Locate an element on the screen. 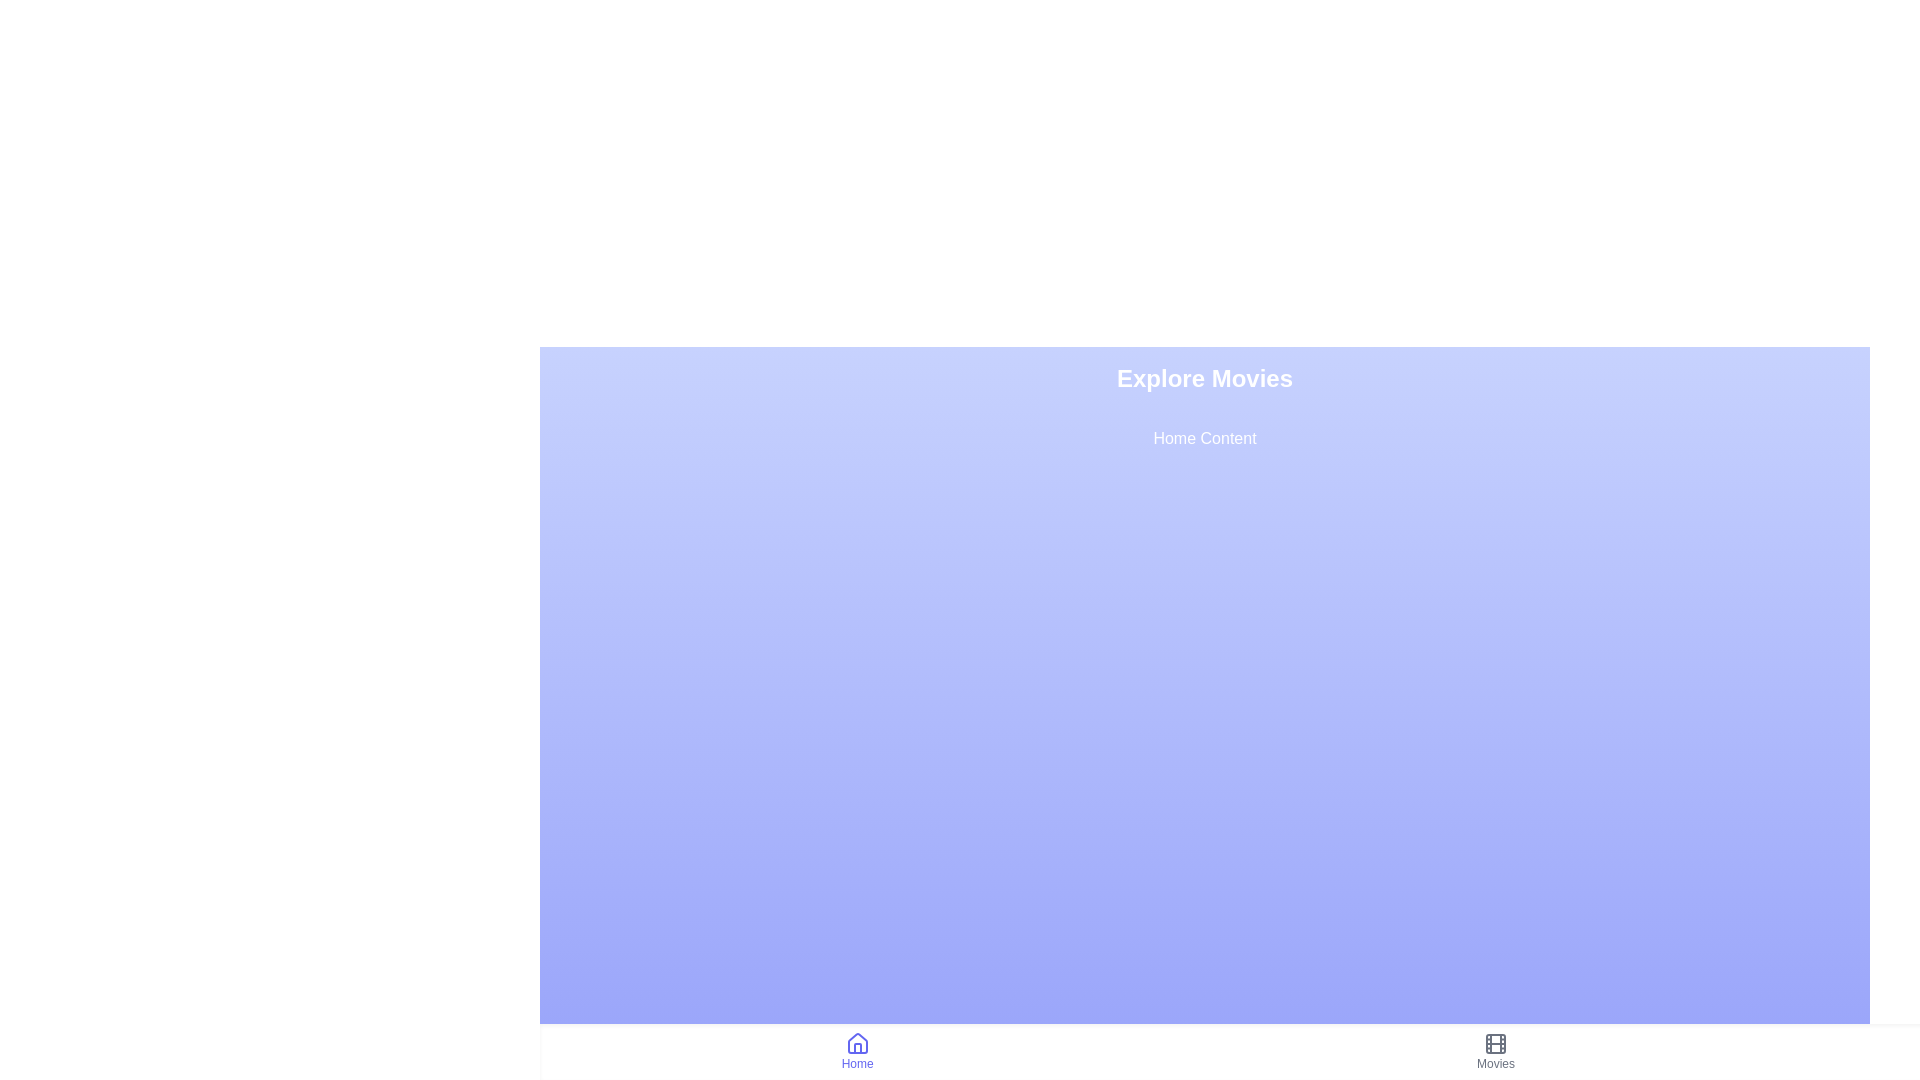 This screenshot has width=1920, height=1080. the 'Home' icon button is located at coordinates (857, 1043).